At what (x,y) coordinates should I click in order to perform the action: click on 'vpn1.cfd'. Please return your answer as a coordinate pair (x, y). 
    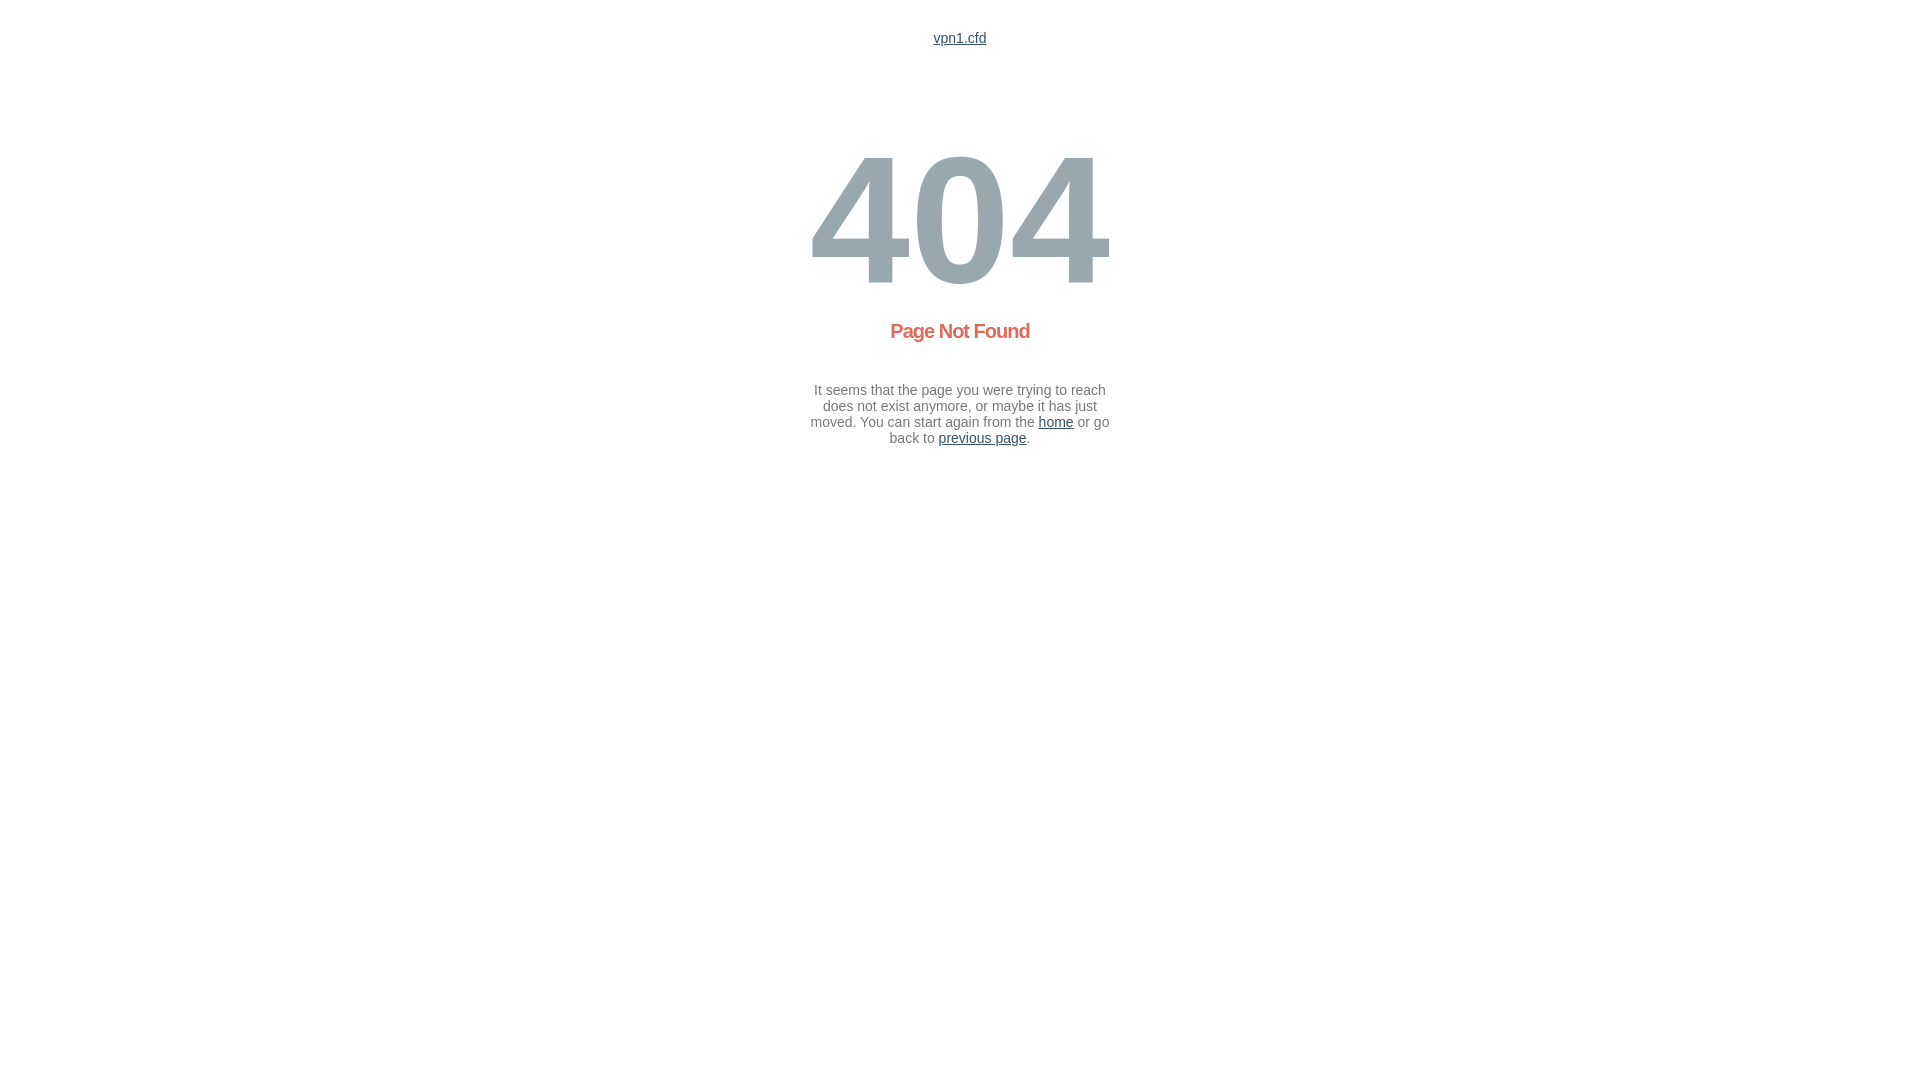
    Looking at the image, I should click on (960, 38).